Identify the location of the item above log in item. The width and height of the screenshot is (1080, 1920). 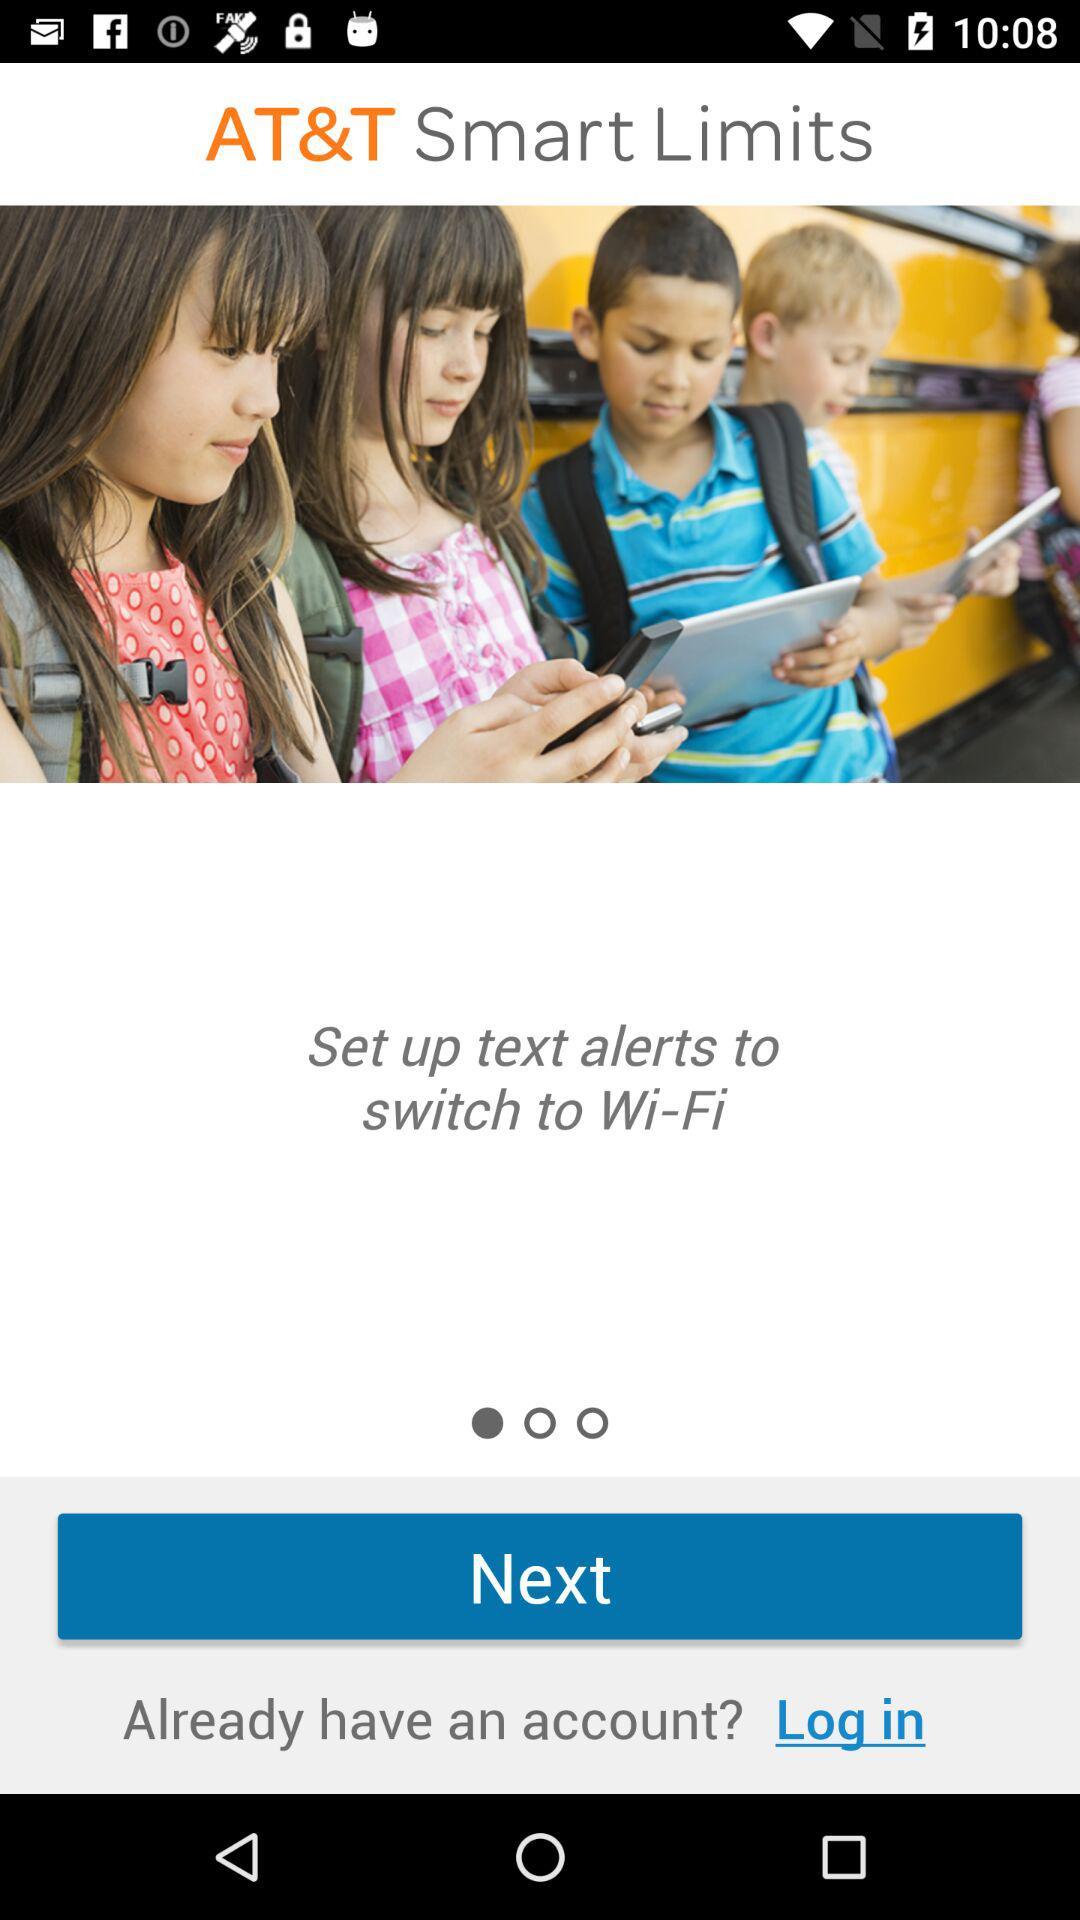
(540, 1575).